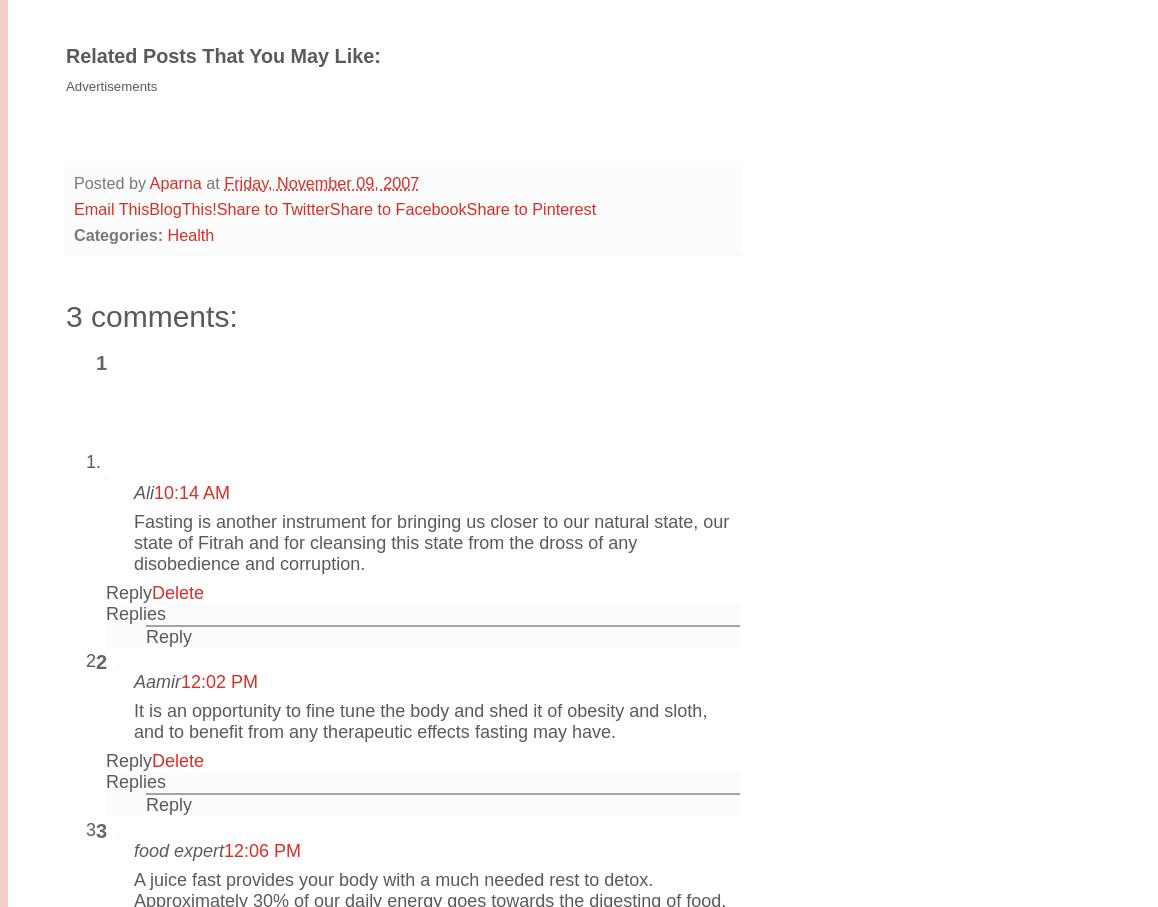 The width and height of the screenshot is (1158, 907). I want to click on 'Share to Pinterest', so click(530, 207).